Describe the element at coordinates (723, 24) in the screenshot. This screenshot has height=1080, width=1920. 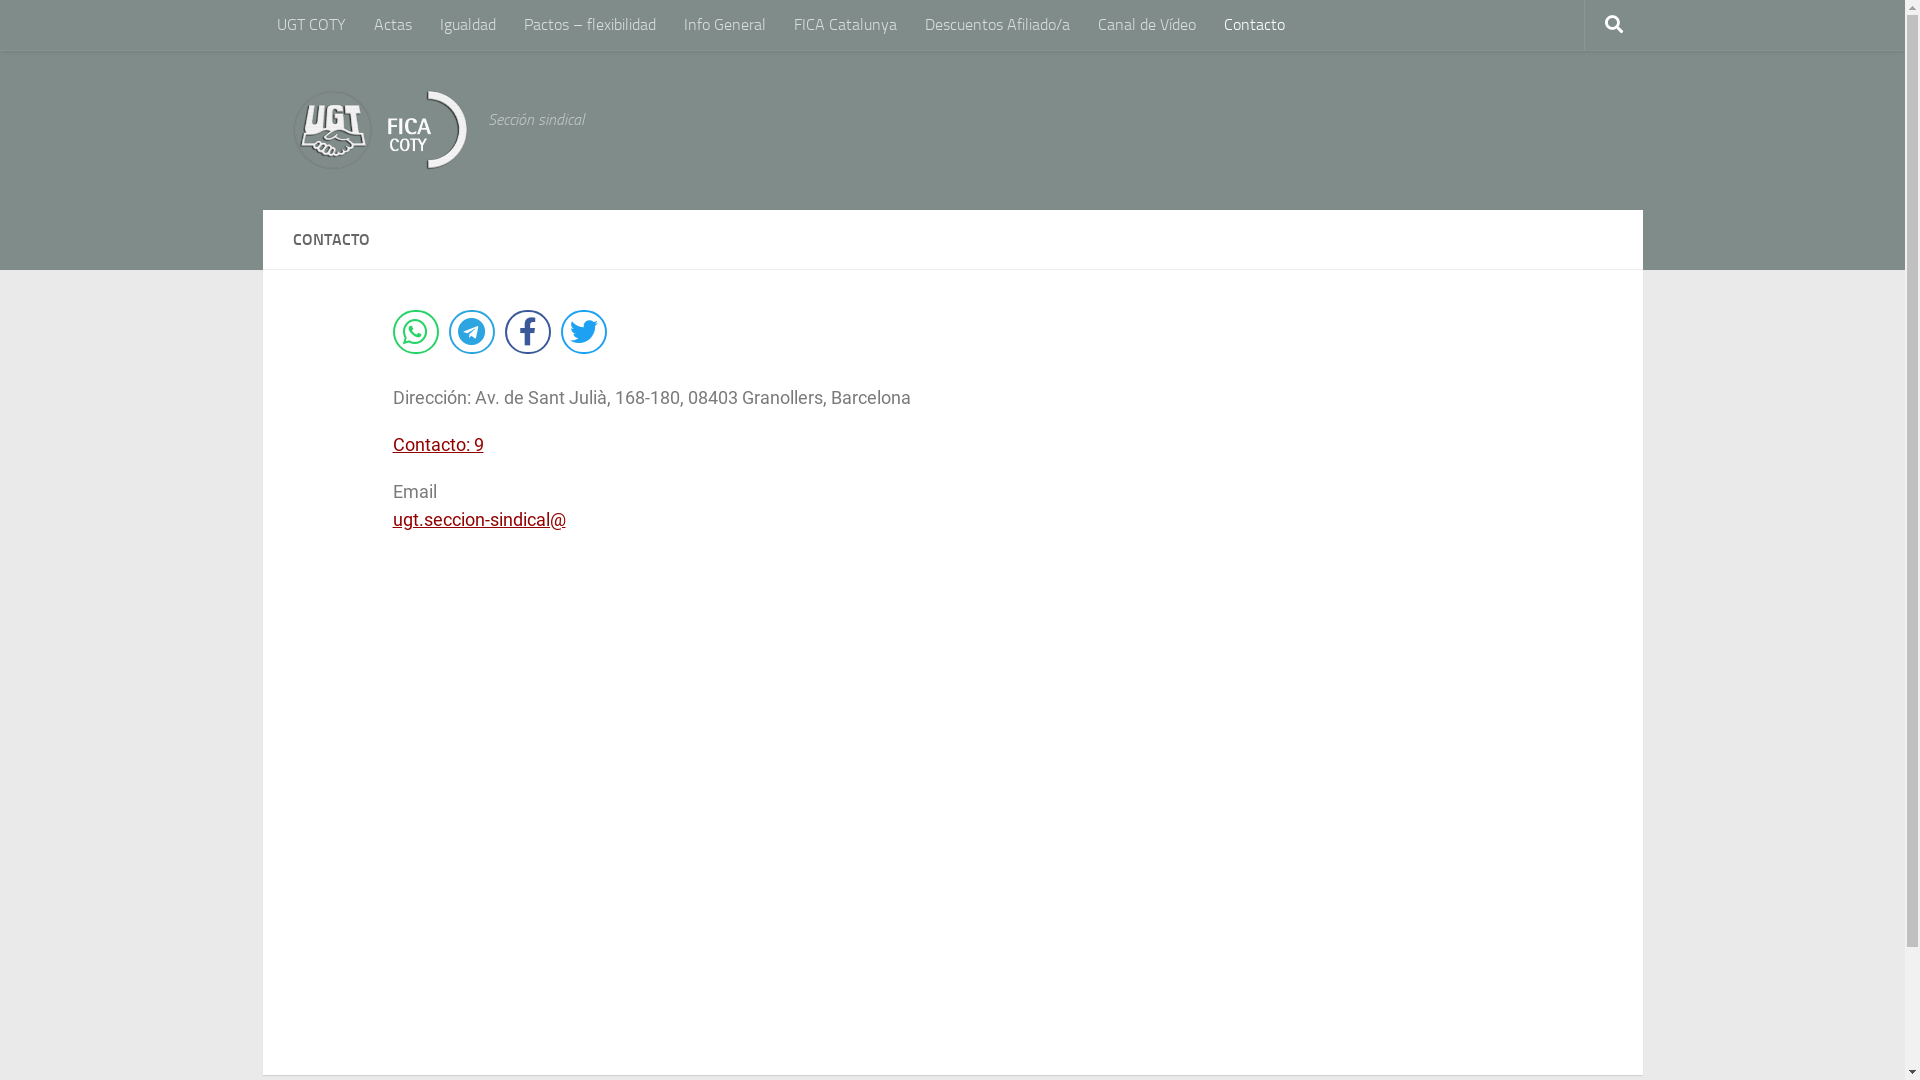
I see `'Info General'` at that location.